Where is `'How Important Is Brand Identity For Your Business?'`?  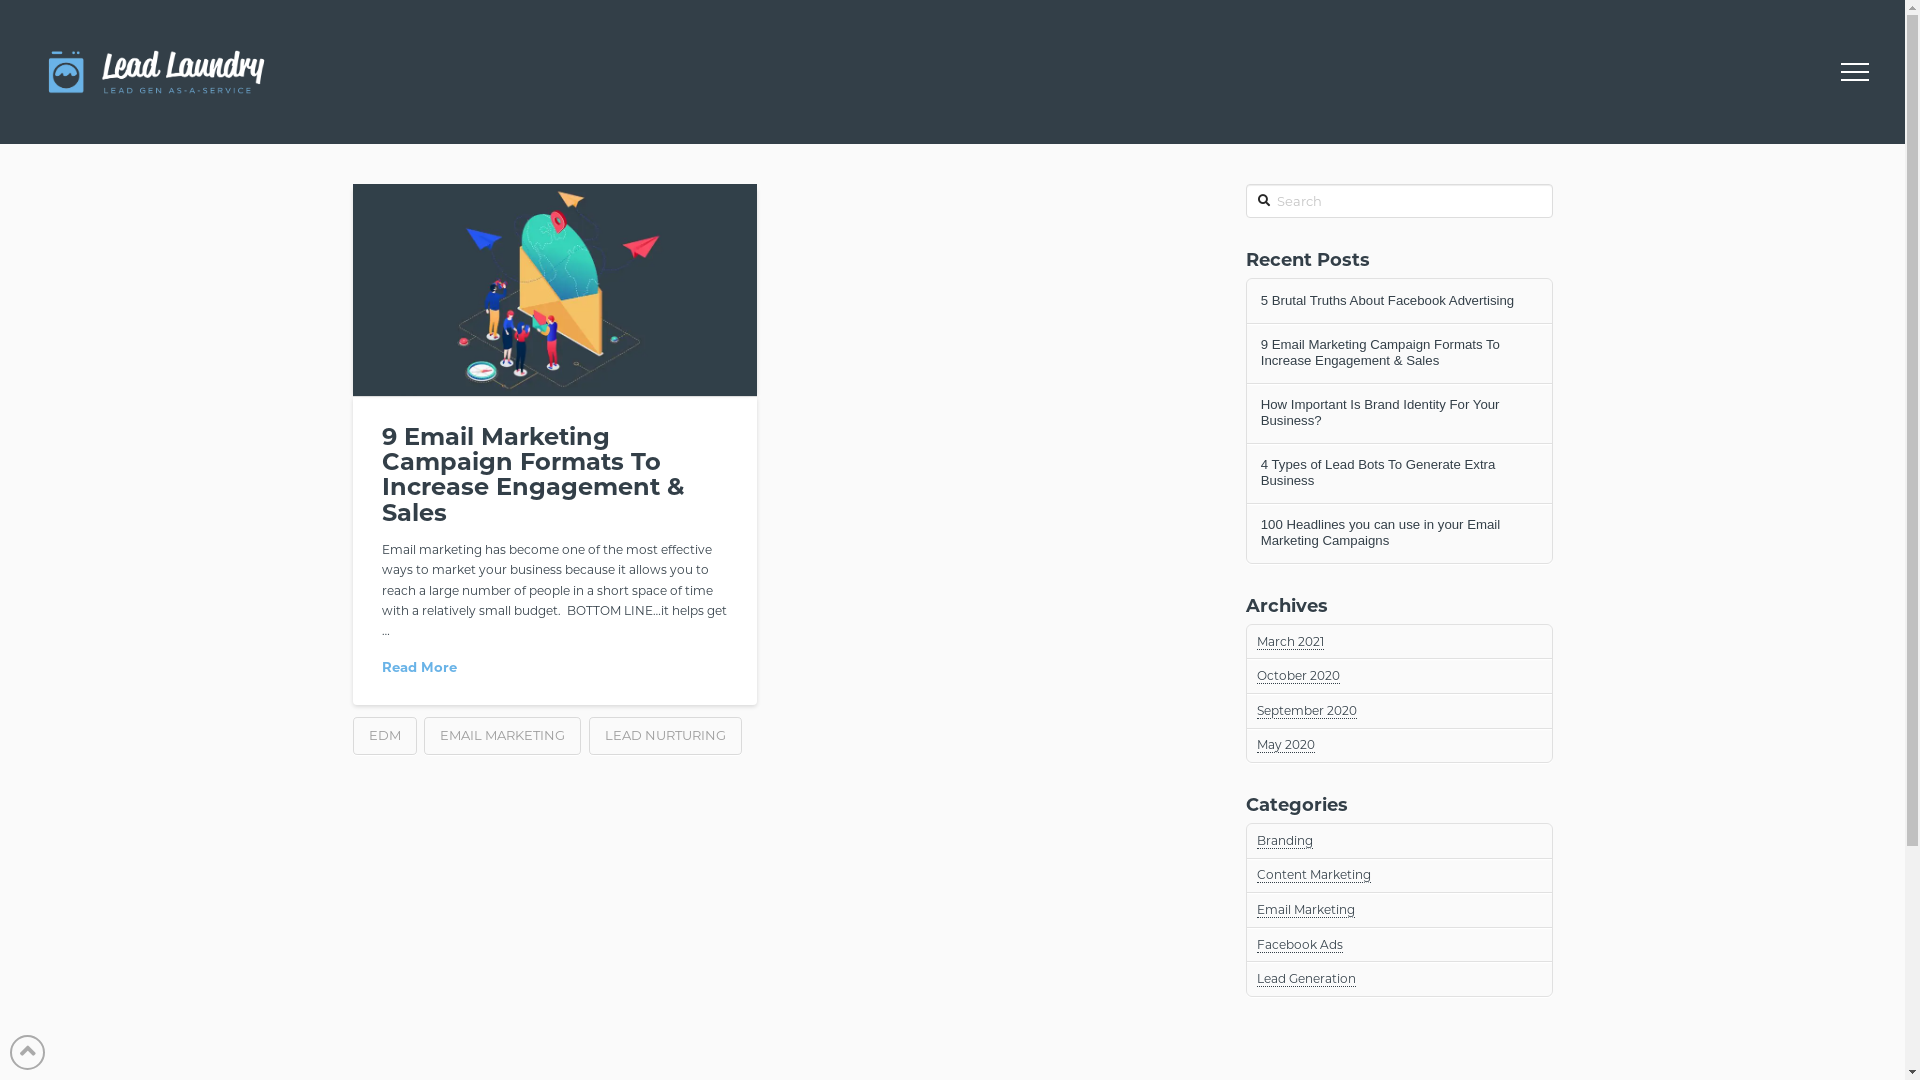
'How Important Is Brand Identity For Your Business?' is located at coordinates (1398, 411).